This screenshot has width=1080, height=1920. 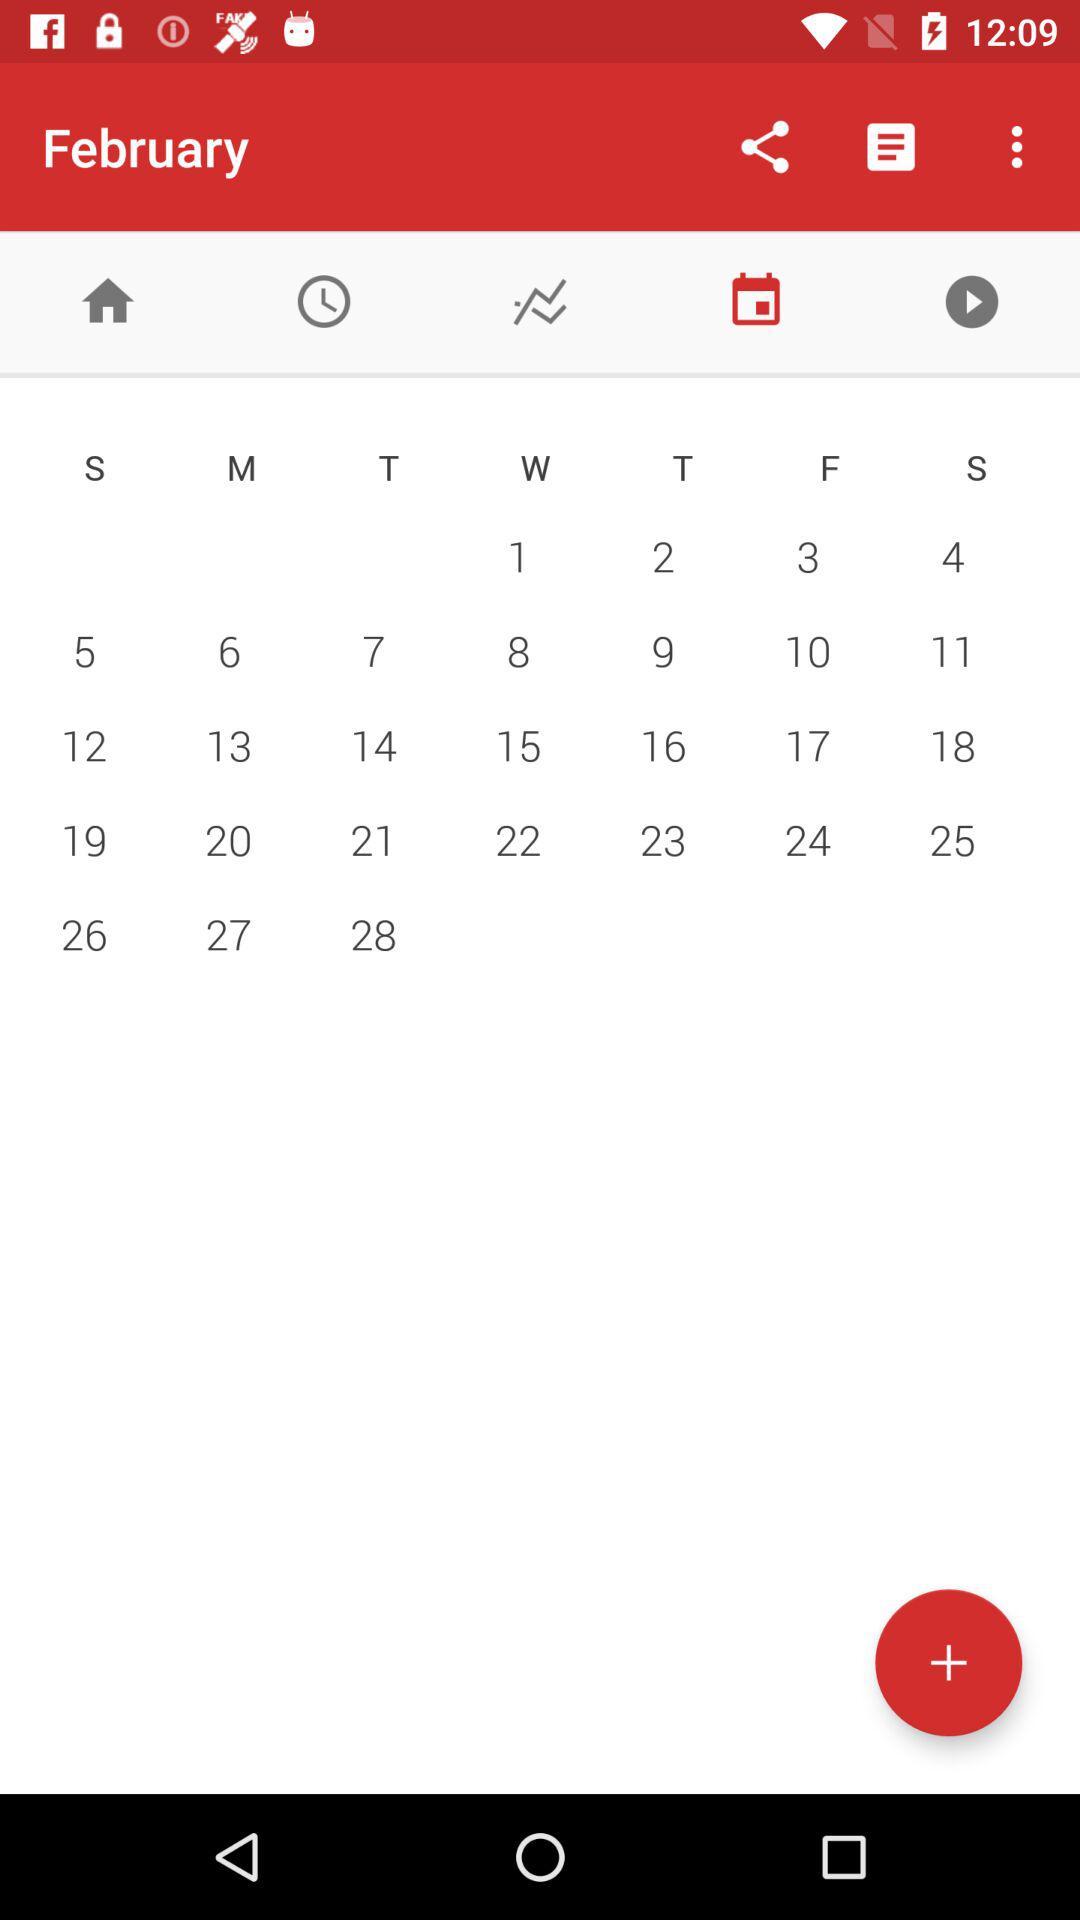 I want to click on workout reminders, so click(x=323, y=300).